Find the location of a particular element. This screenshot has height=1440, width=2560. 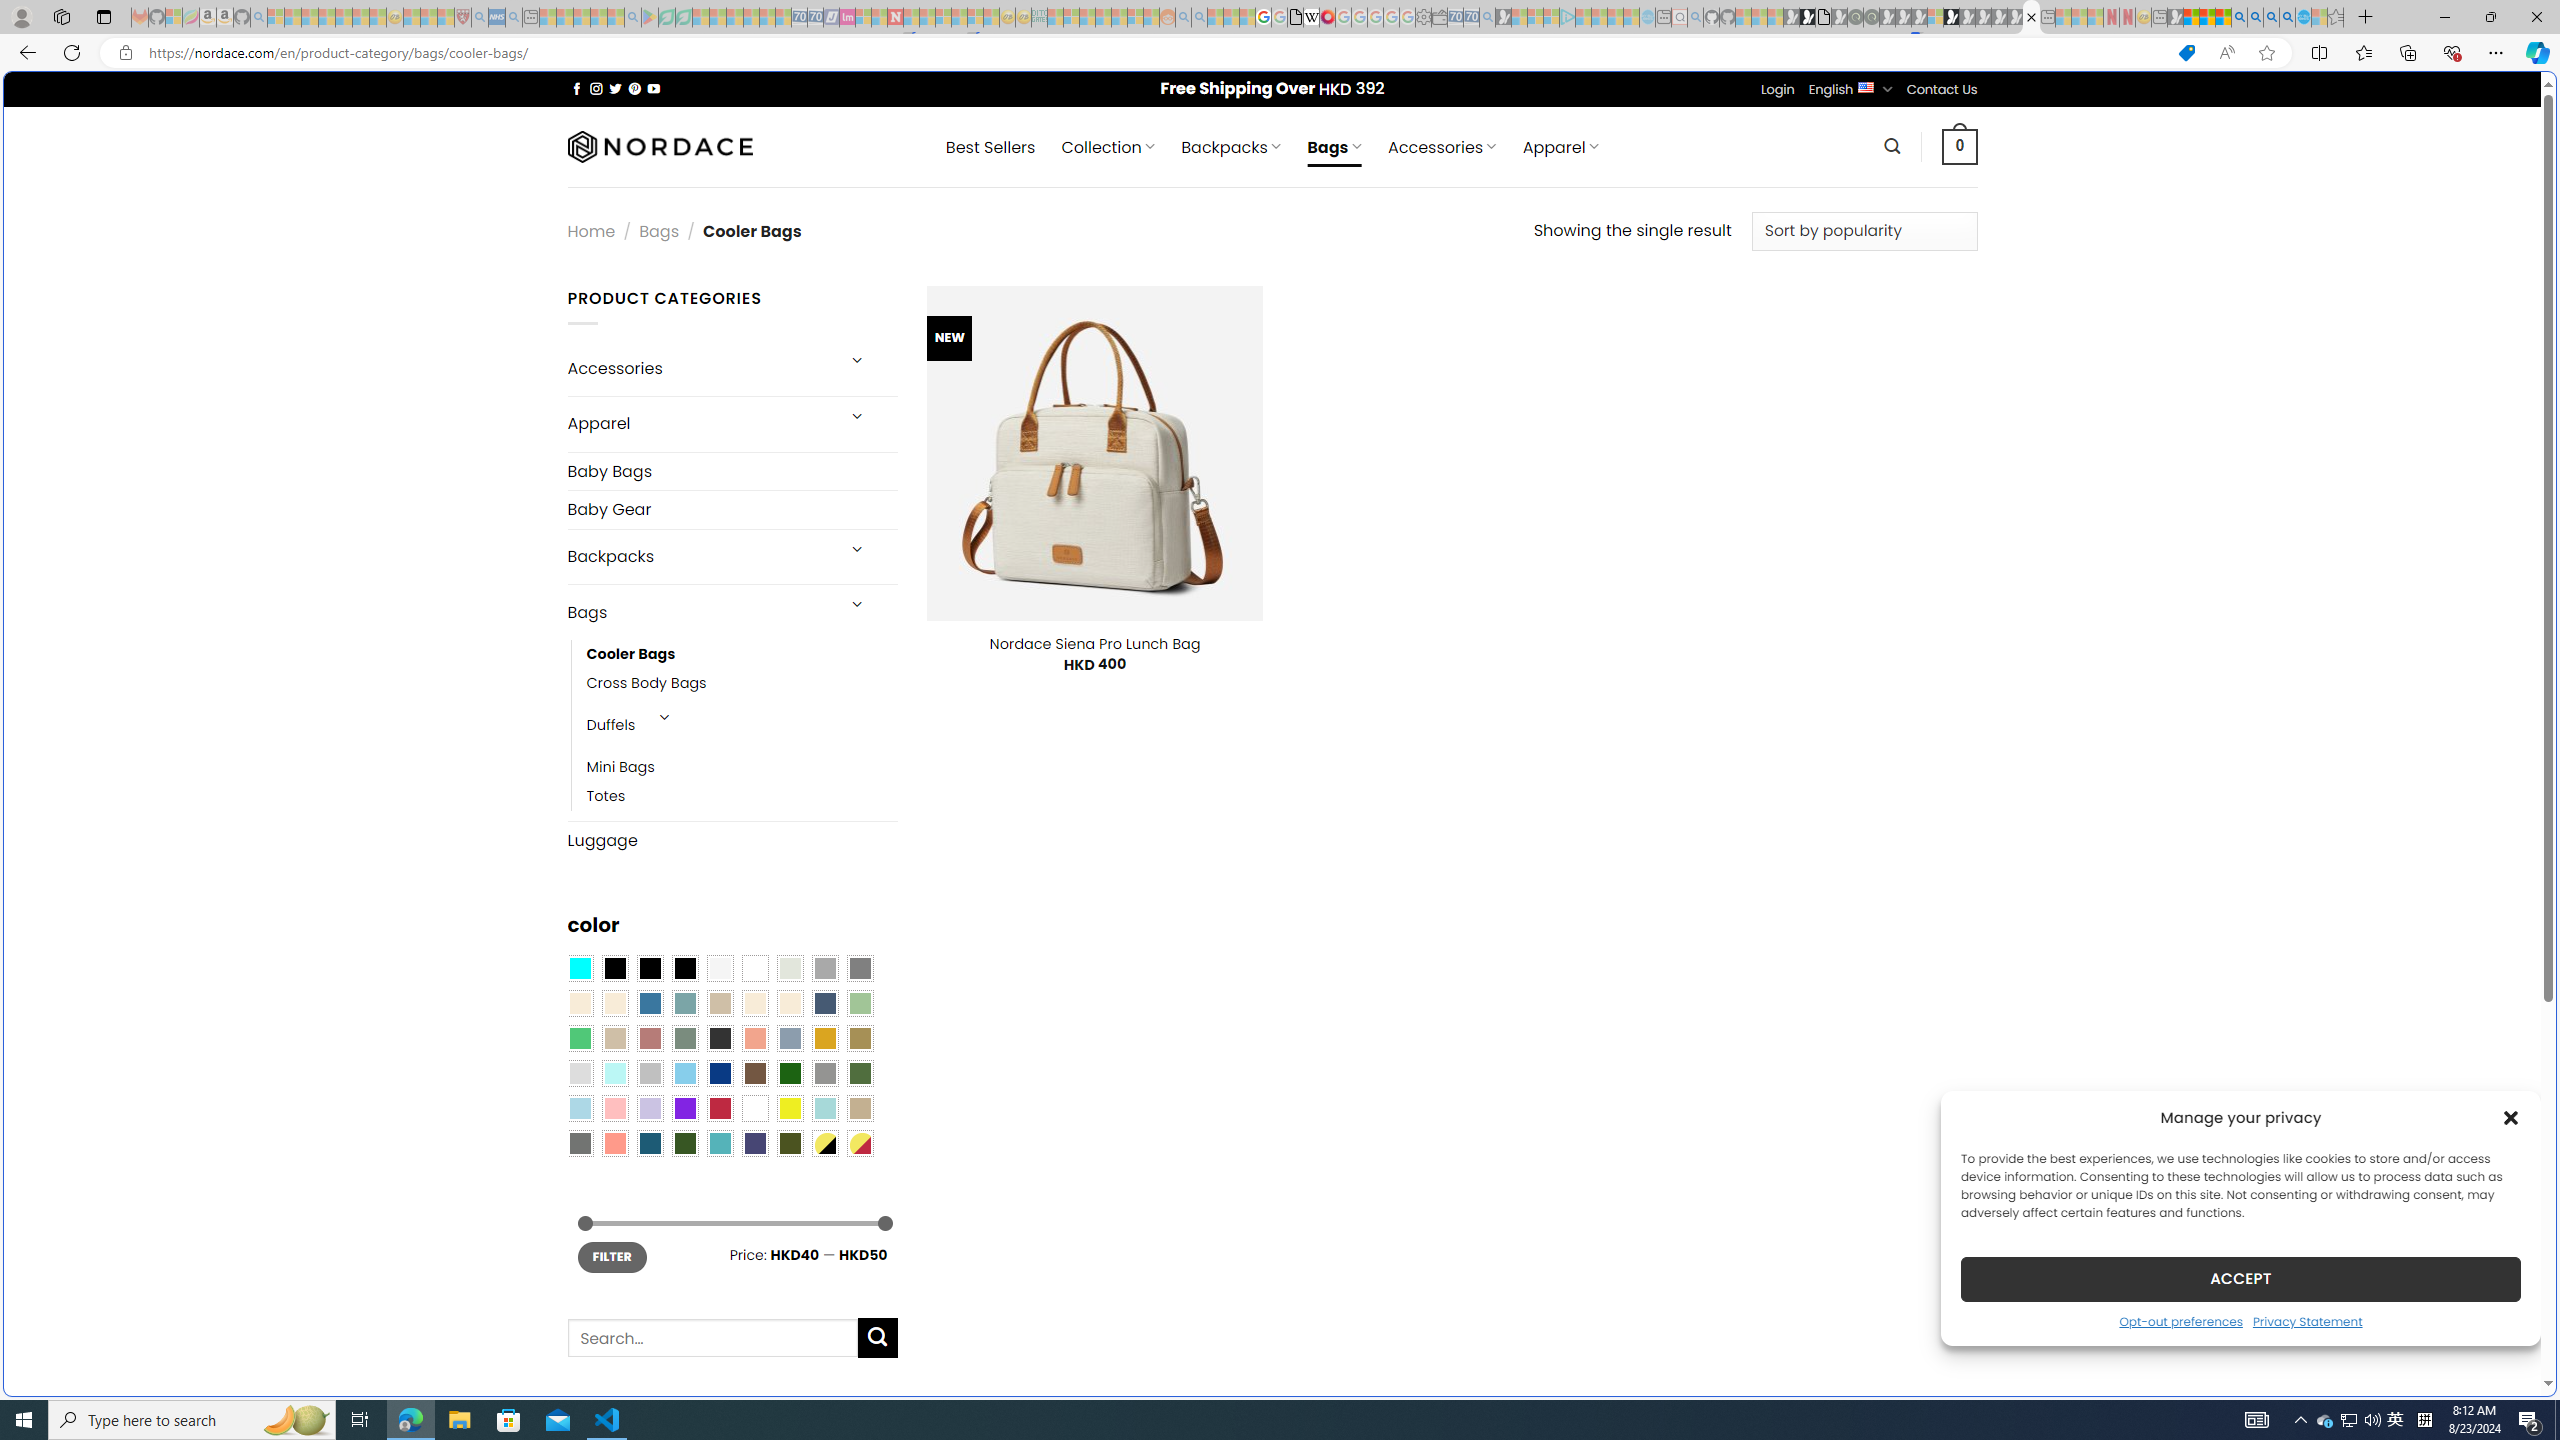

'Beige-Brown' is located at coordinates (613, 1003).